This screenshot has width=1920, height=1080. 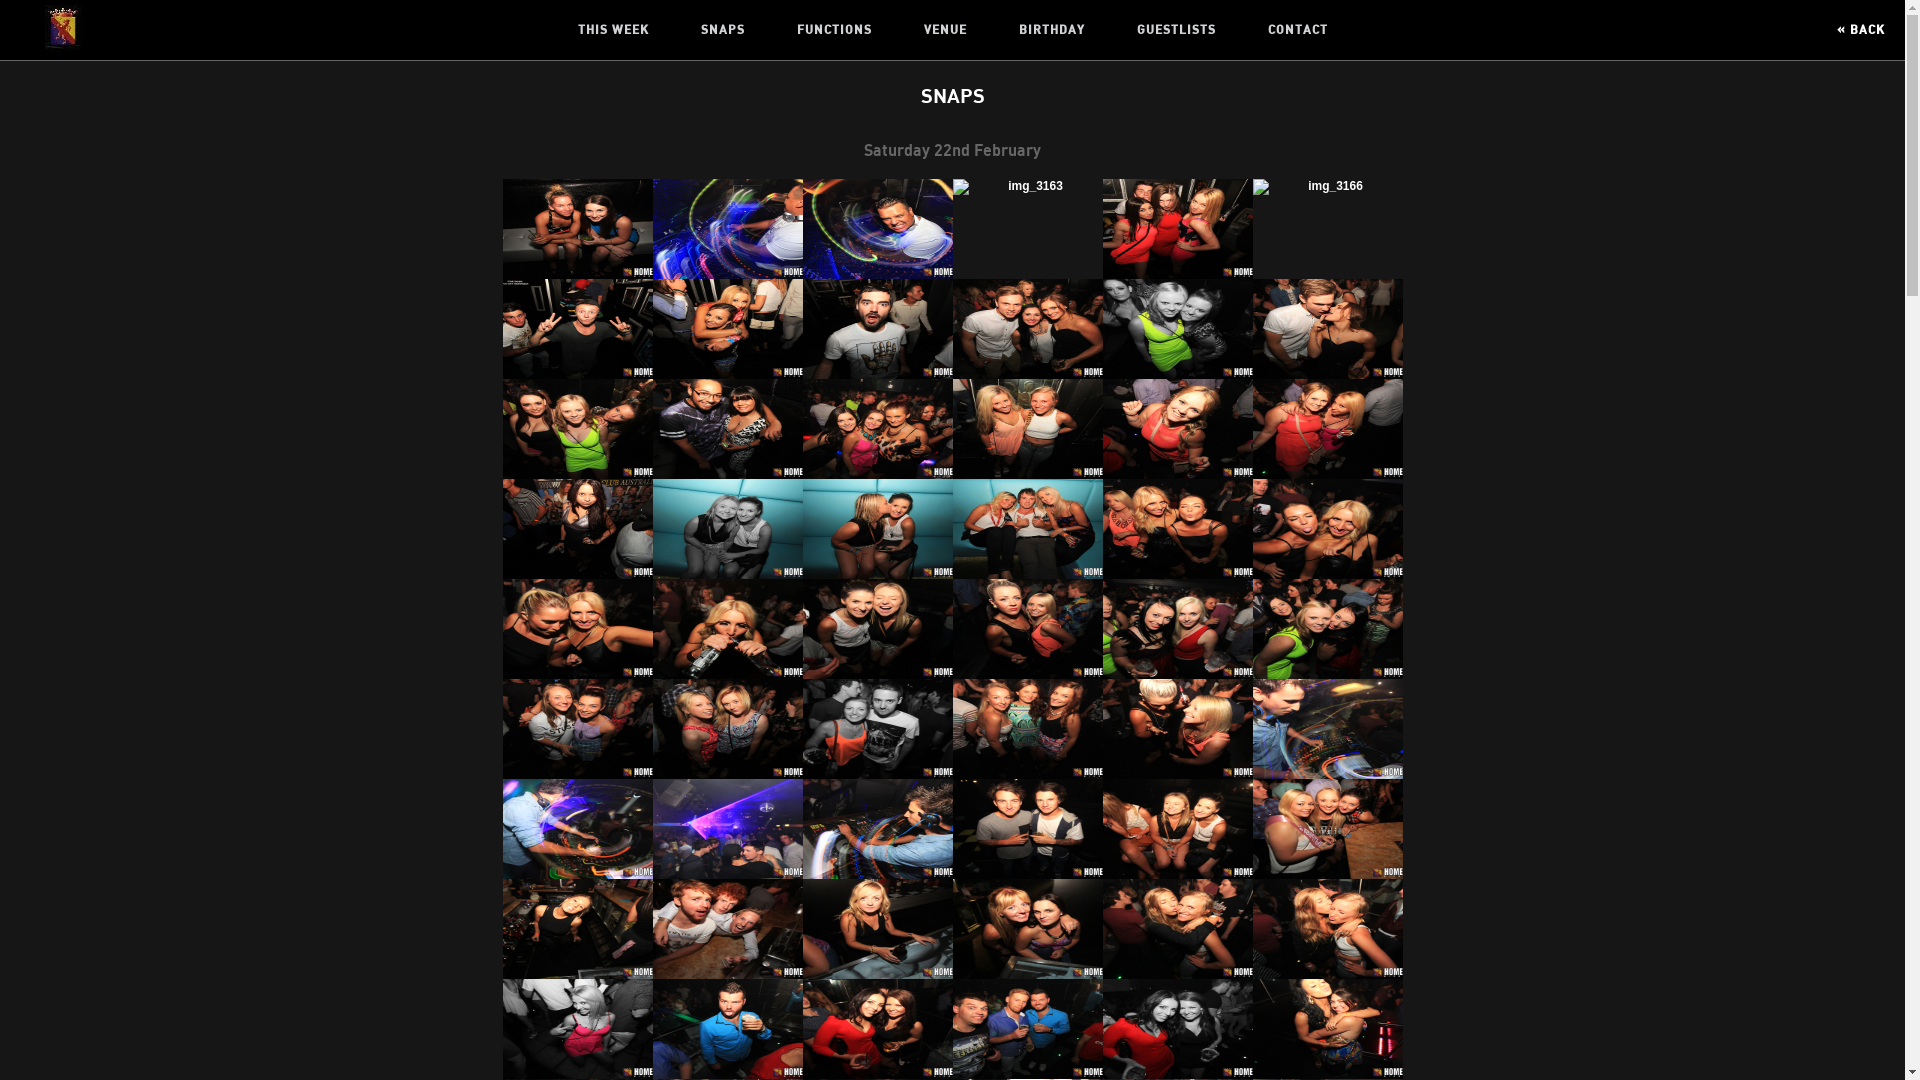 I want to click on ' ', so click(x=801, y=1029).